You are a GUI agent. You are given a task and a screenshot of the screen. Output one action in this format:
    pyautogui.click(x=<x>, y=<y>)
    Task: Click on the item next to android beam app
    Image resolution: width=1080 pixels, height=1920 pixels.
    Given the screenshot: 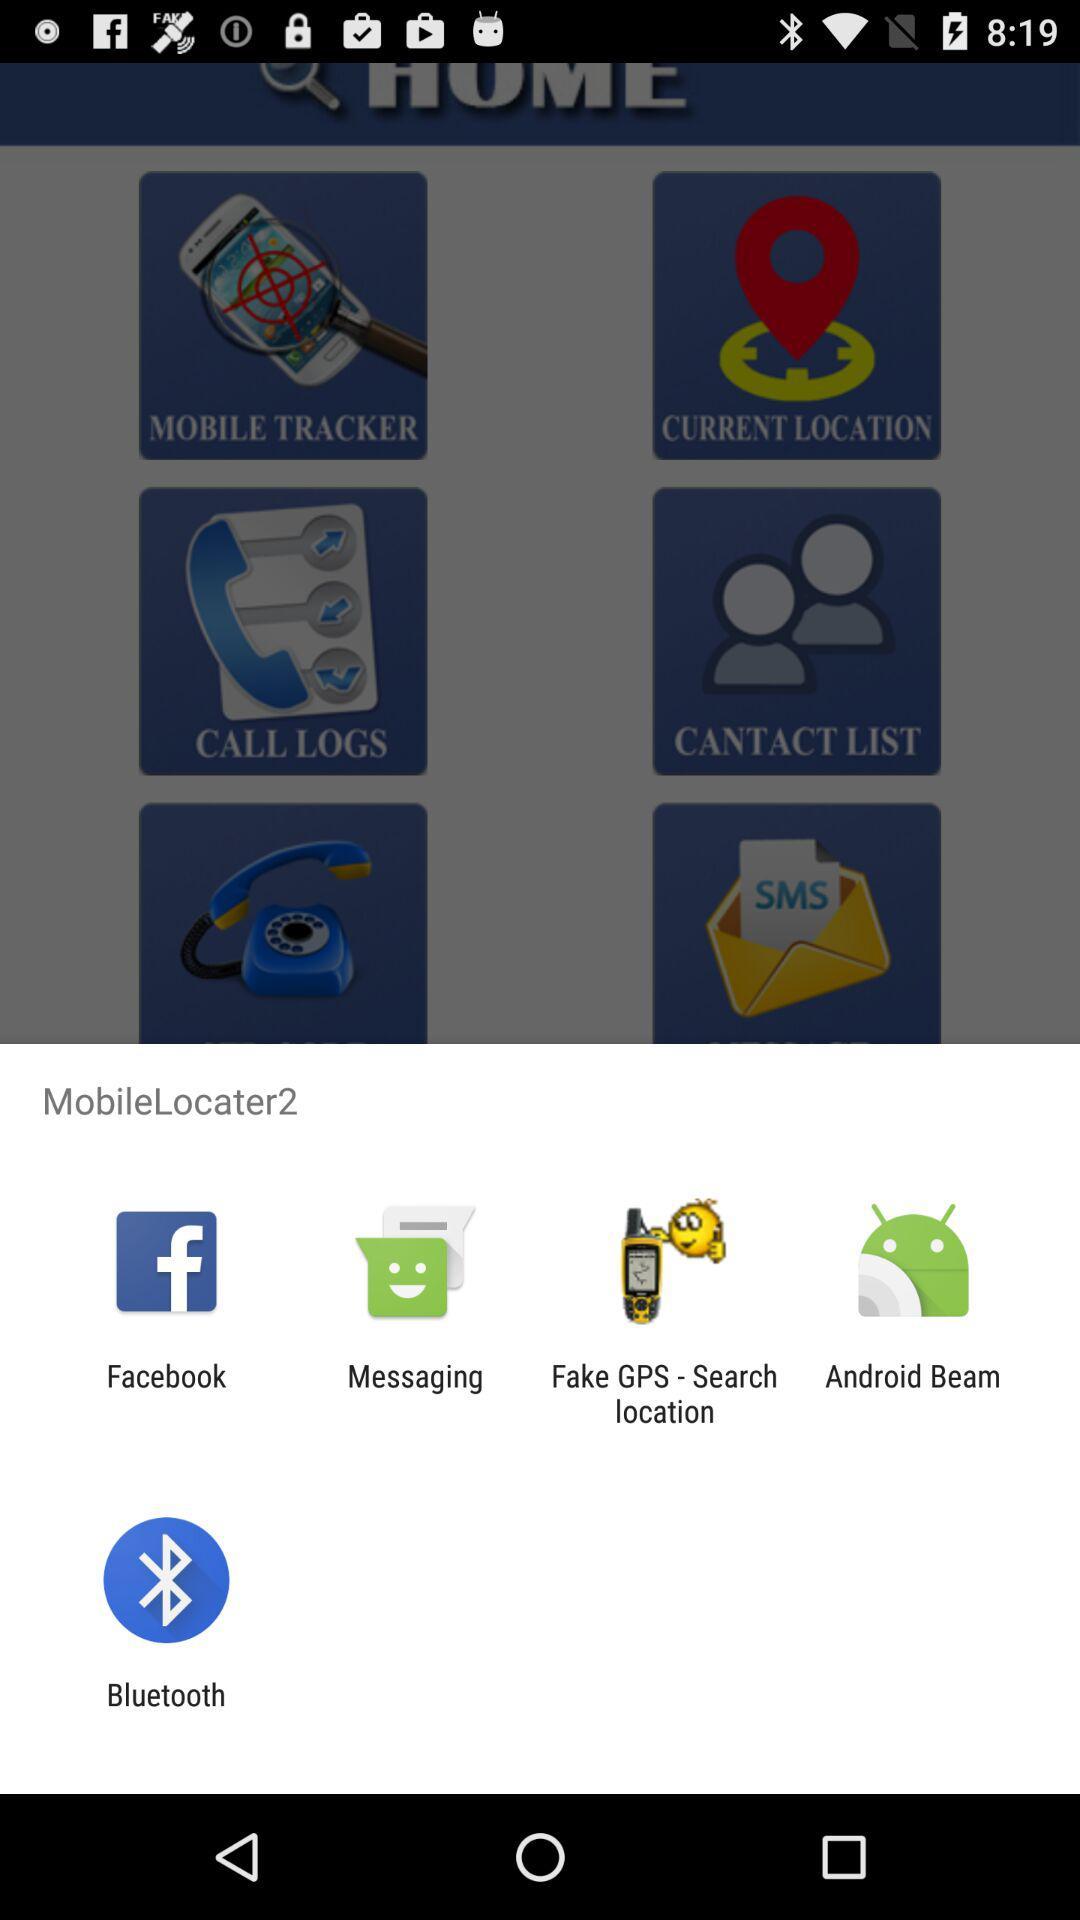 What is the action you would take?
    pyautogui.click(x=664, y=1392)
    